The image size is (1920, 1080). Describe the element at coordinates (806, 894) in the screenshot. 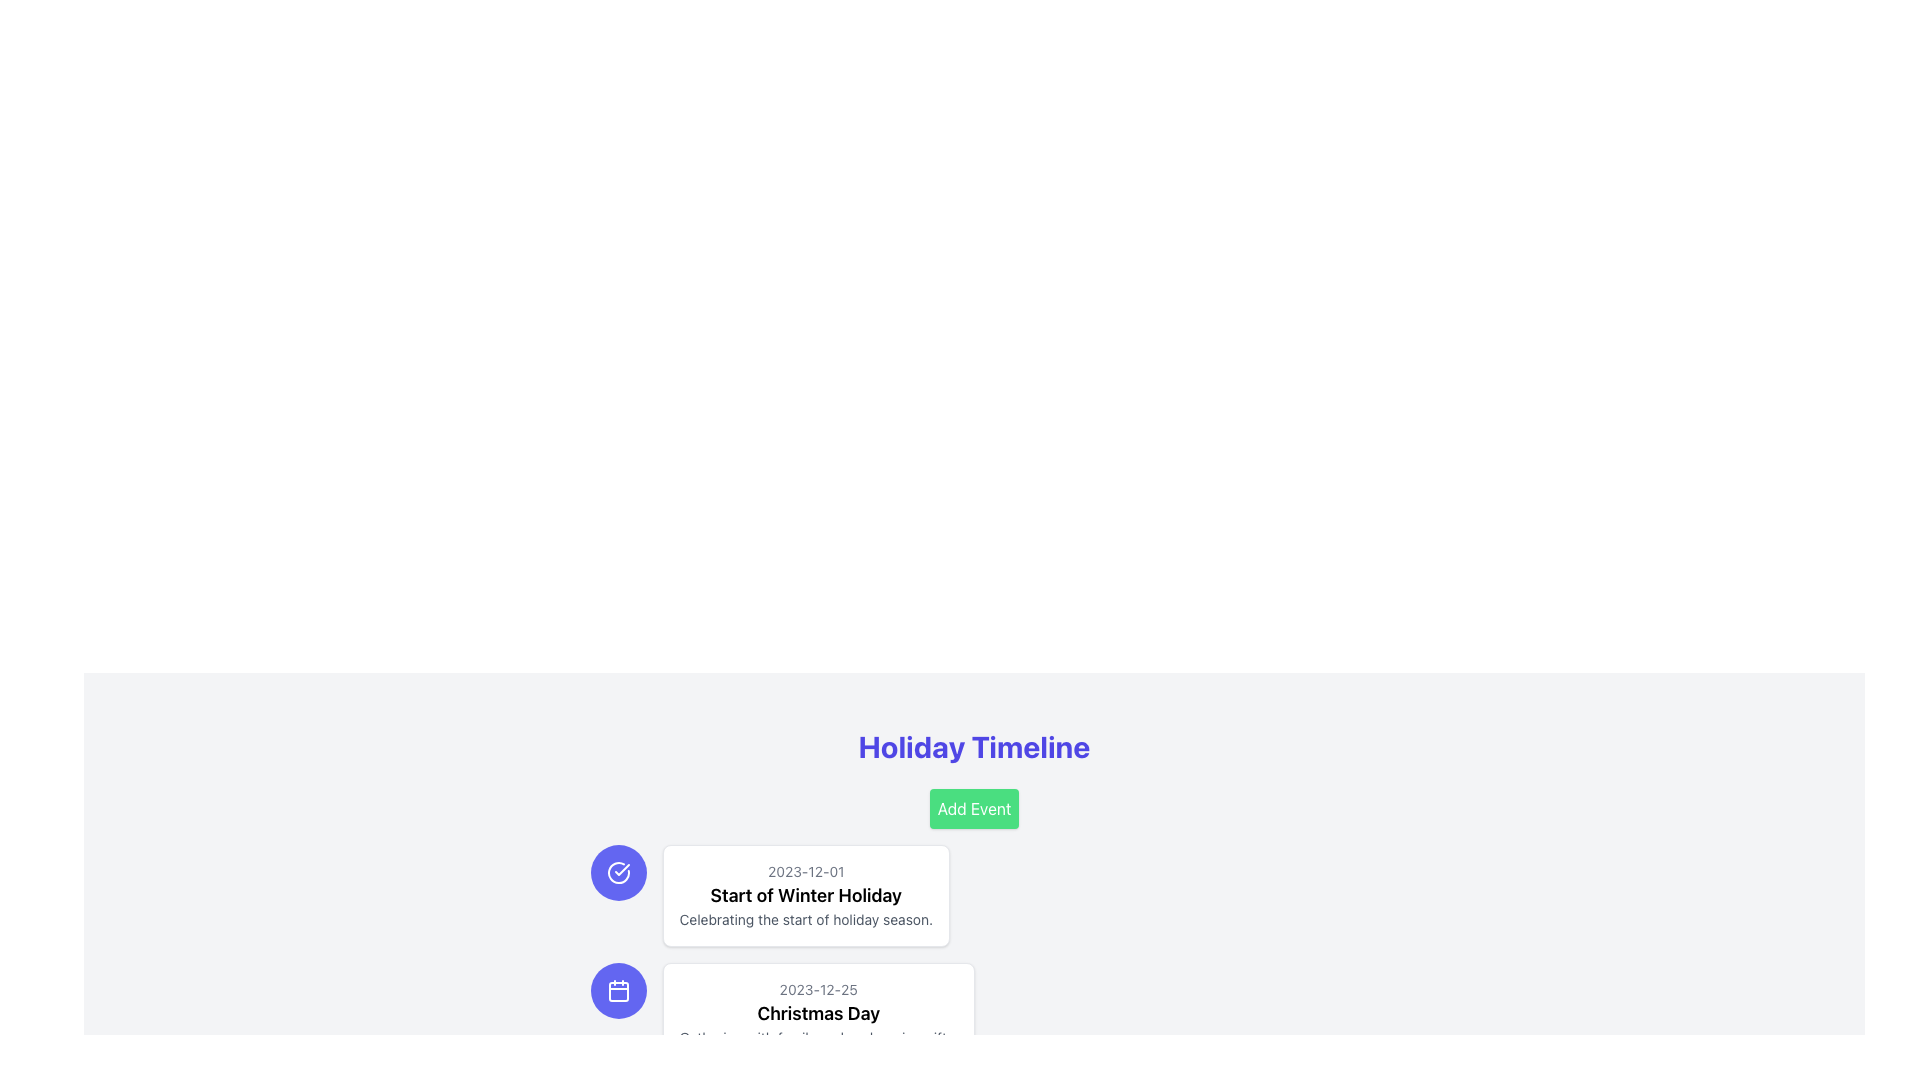

I see `the static text element displaying 'Start of Winter Holiday', which is bold and large, centered within a white rectangular card, located beneath the date '2023-12-01'` at that location.